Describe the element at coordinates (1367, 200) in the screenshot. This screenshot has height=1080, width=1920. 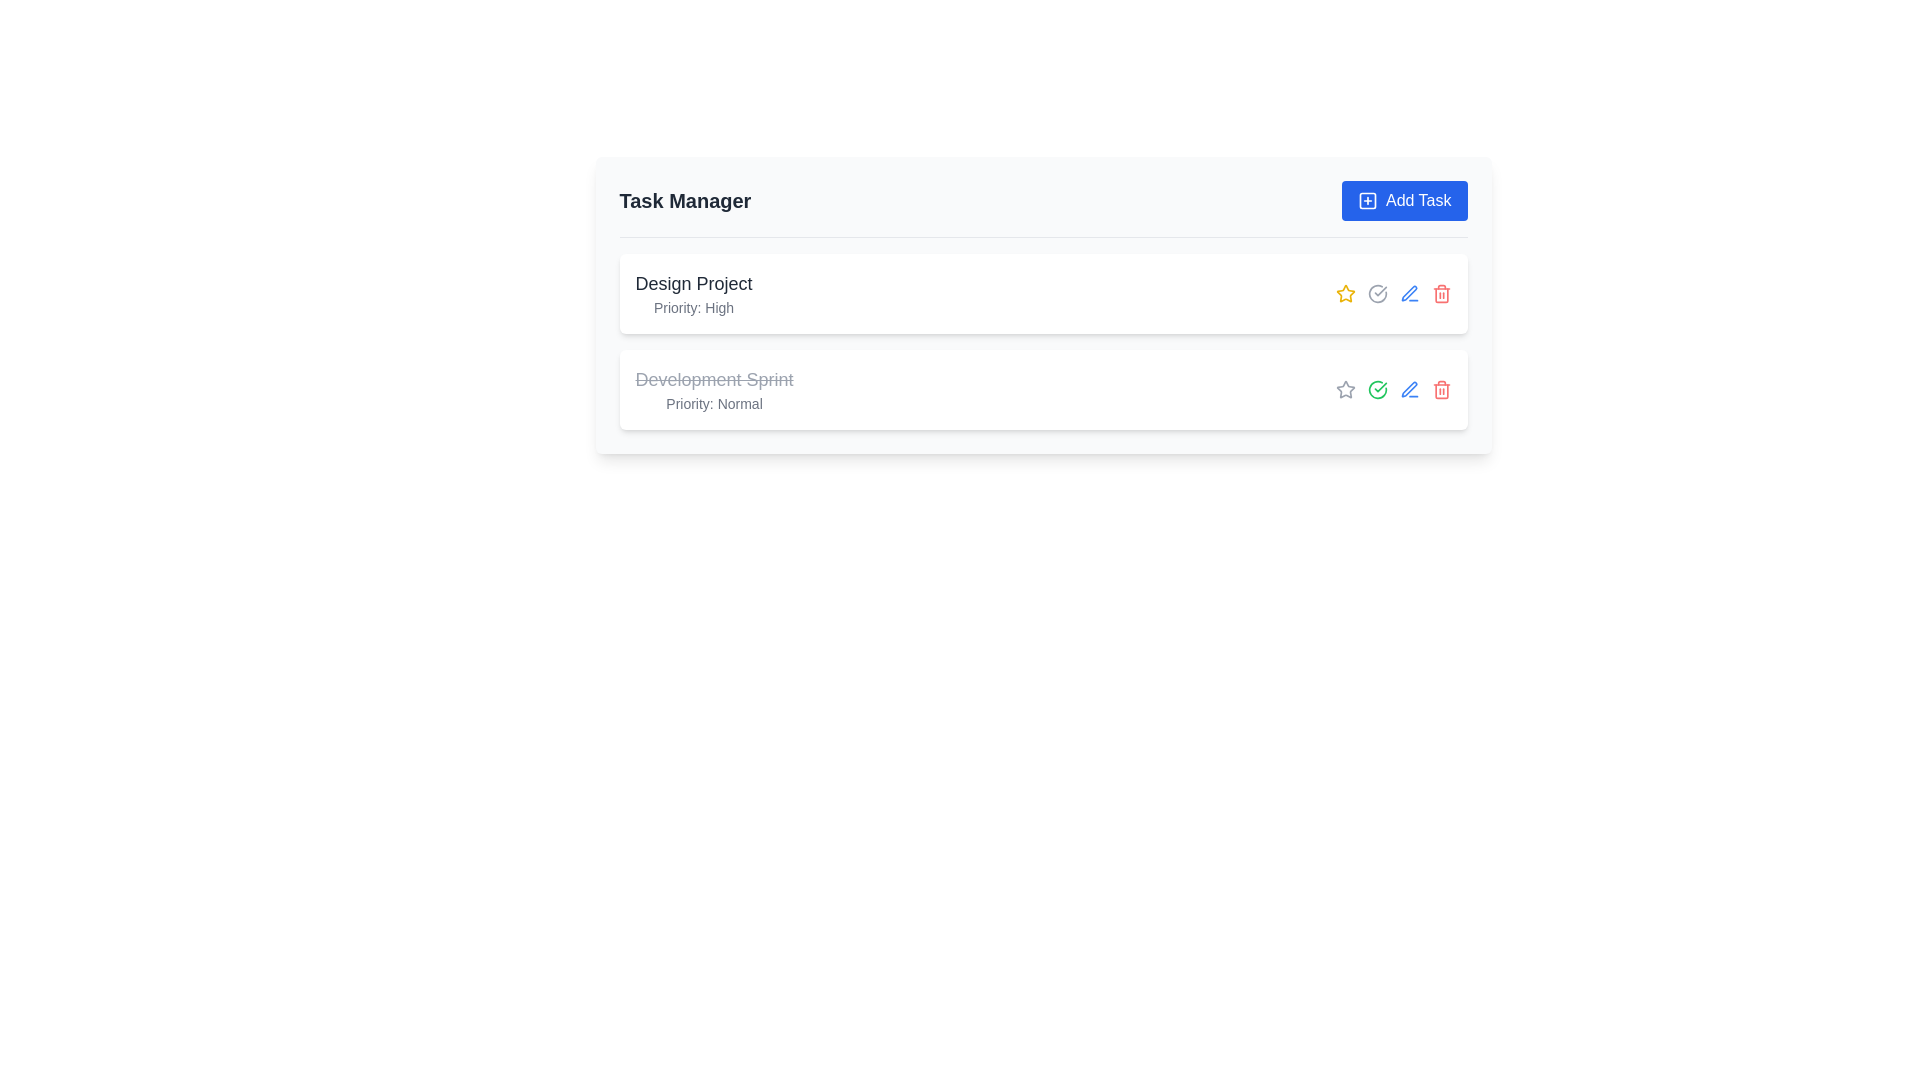
I see `the icon located at the top-right corner of the interface within the 'Add Task' button` at that location.